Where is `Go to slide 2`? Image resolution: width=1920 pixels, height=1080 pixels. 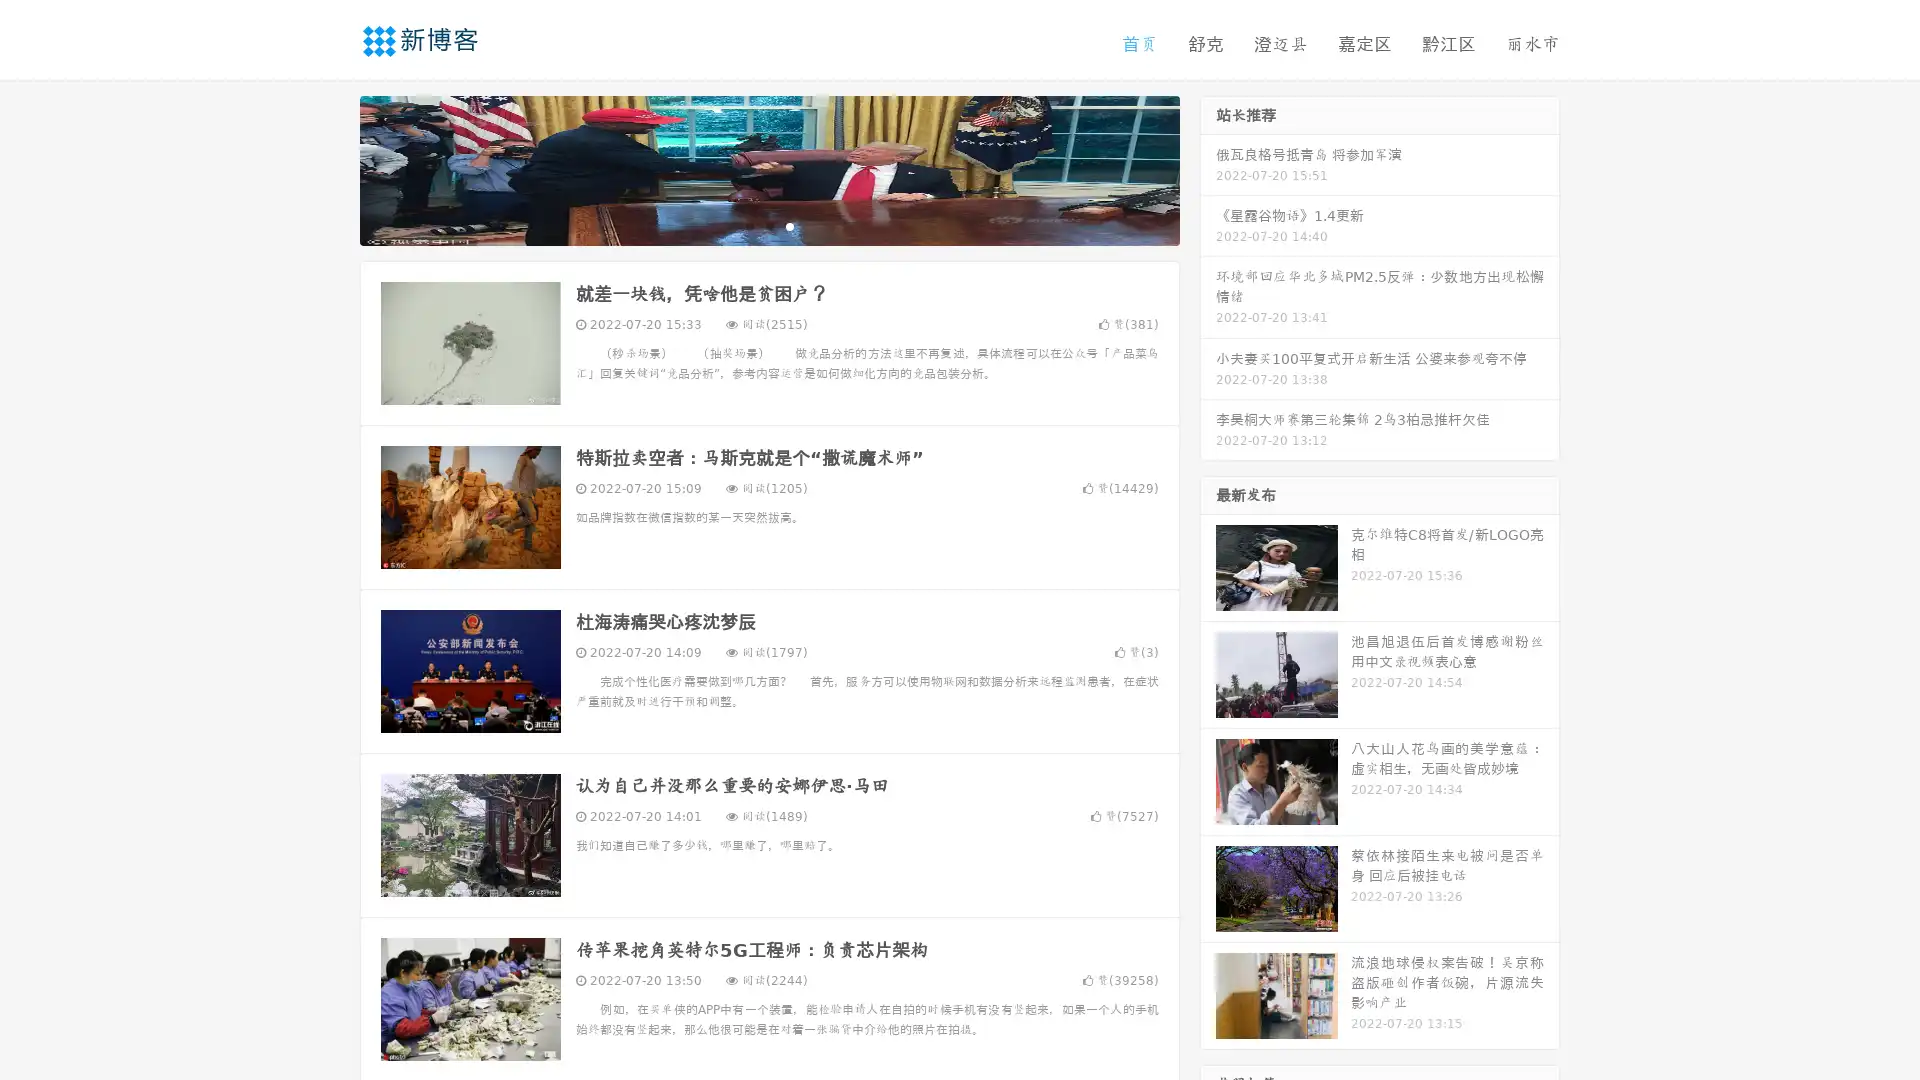 Go to slide 2 is located at coordinates (768, 225).